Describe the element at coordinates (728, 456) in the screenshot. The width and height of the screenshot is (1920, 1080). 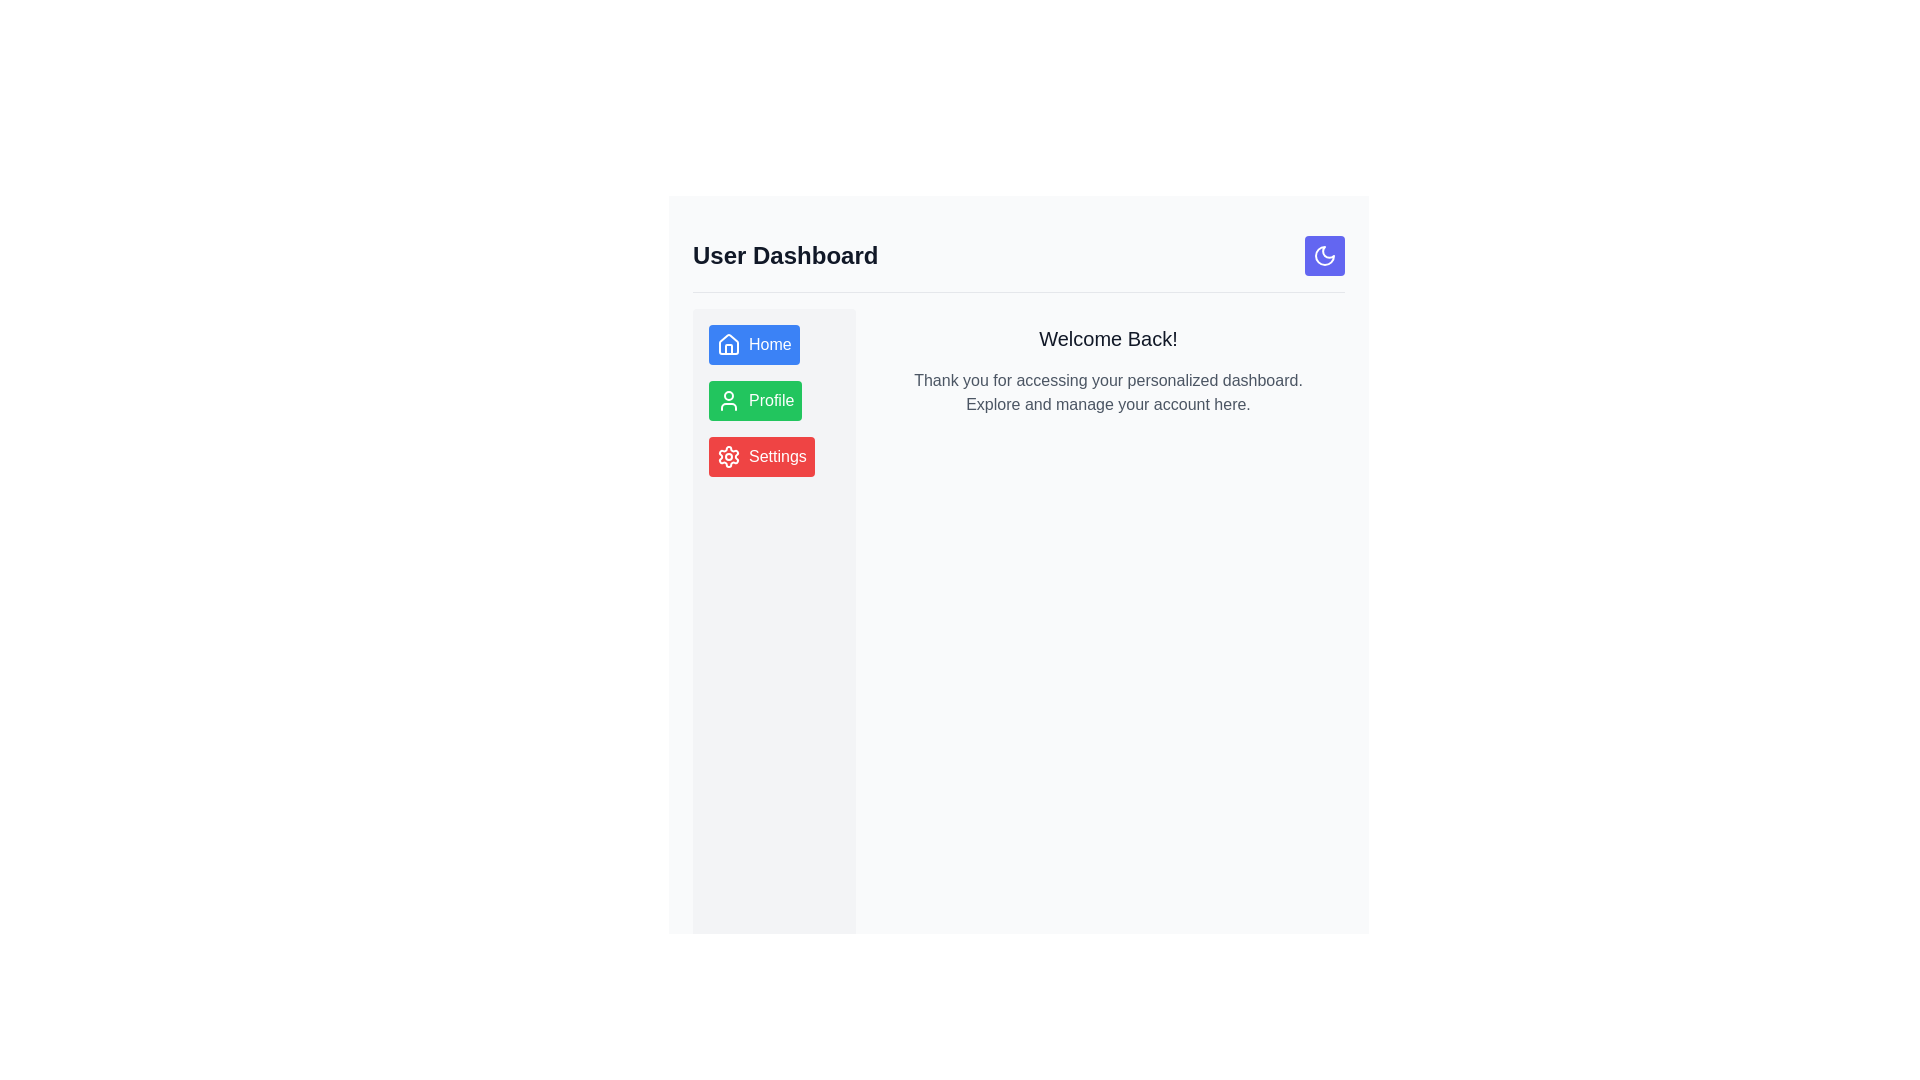
I see `the gear icon associated with settings, which is styled in white on a red circular background` at that location.